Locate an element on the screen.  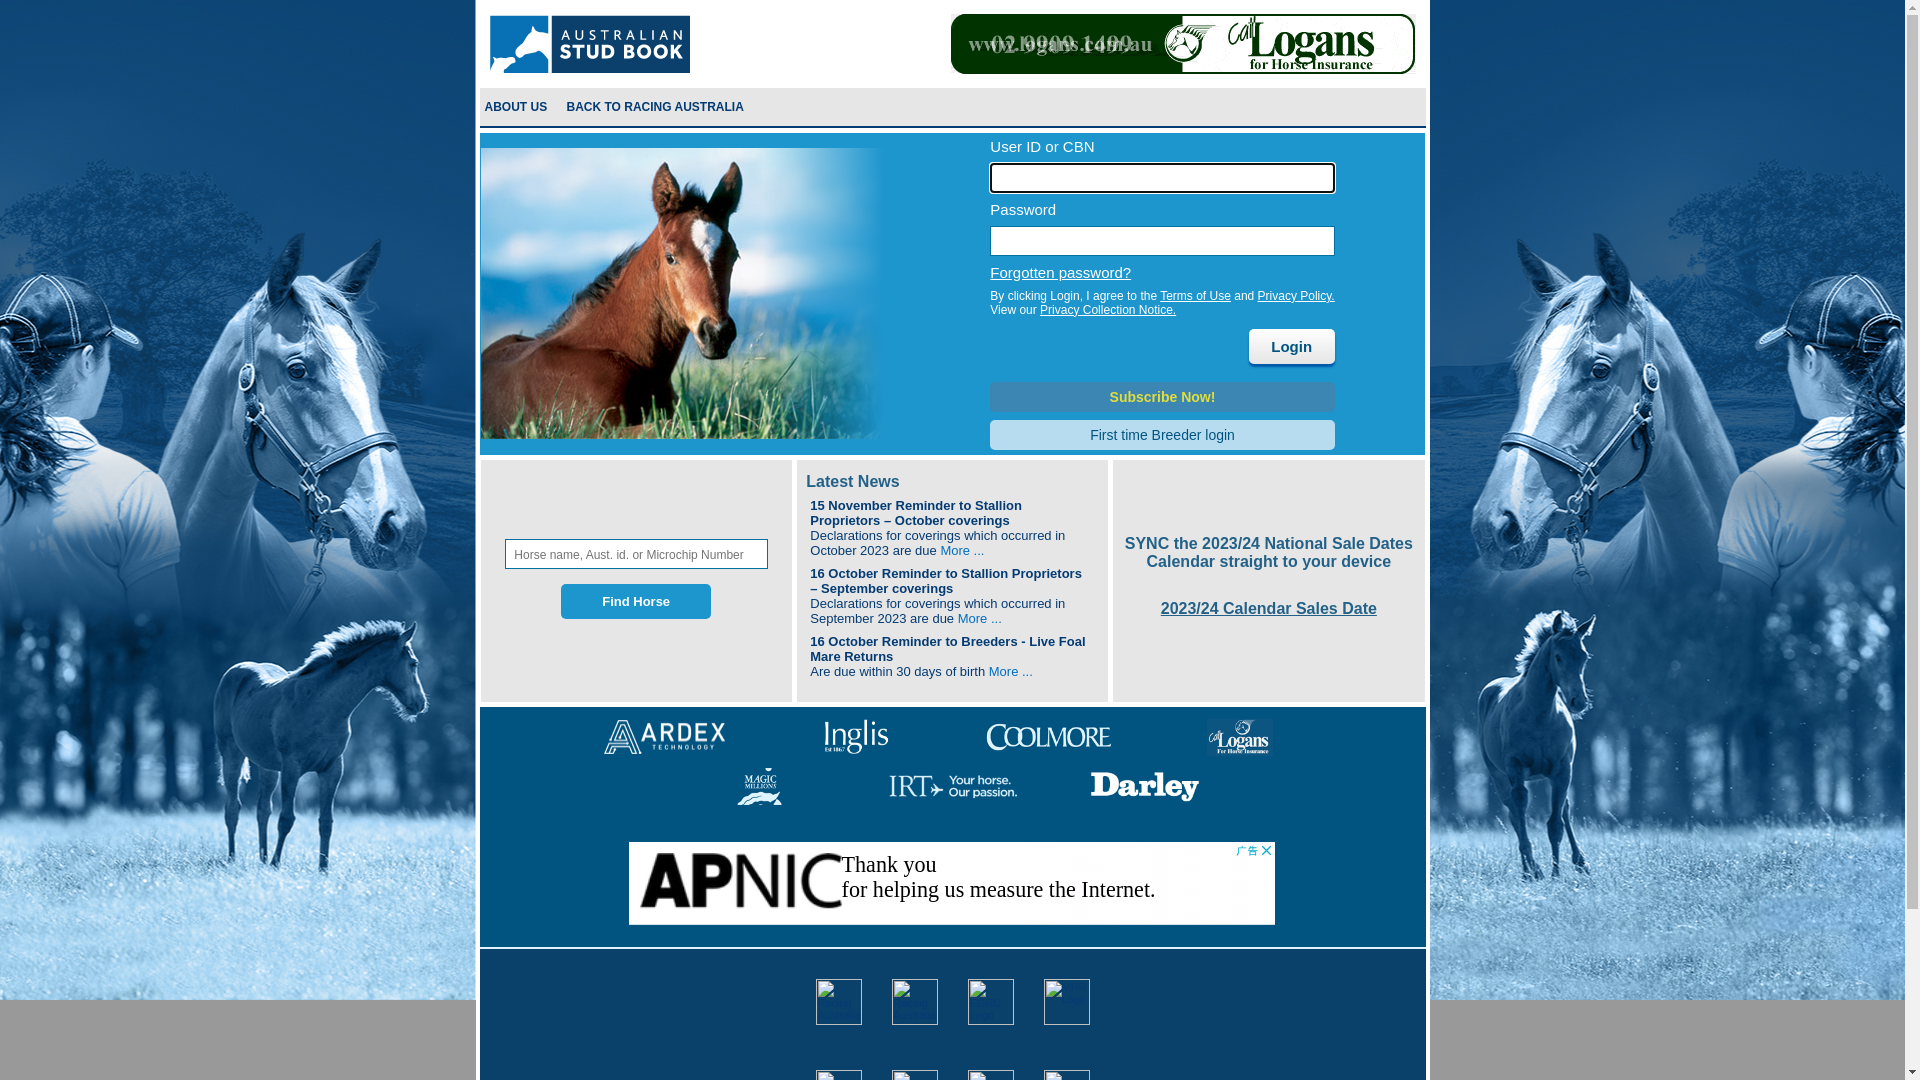
'Magic-Millions' is located at coordinates (759, 785).